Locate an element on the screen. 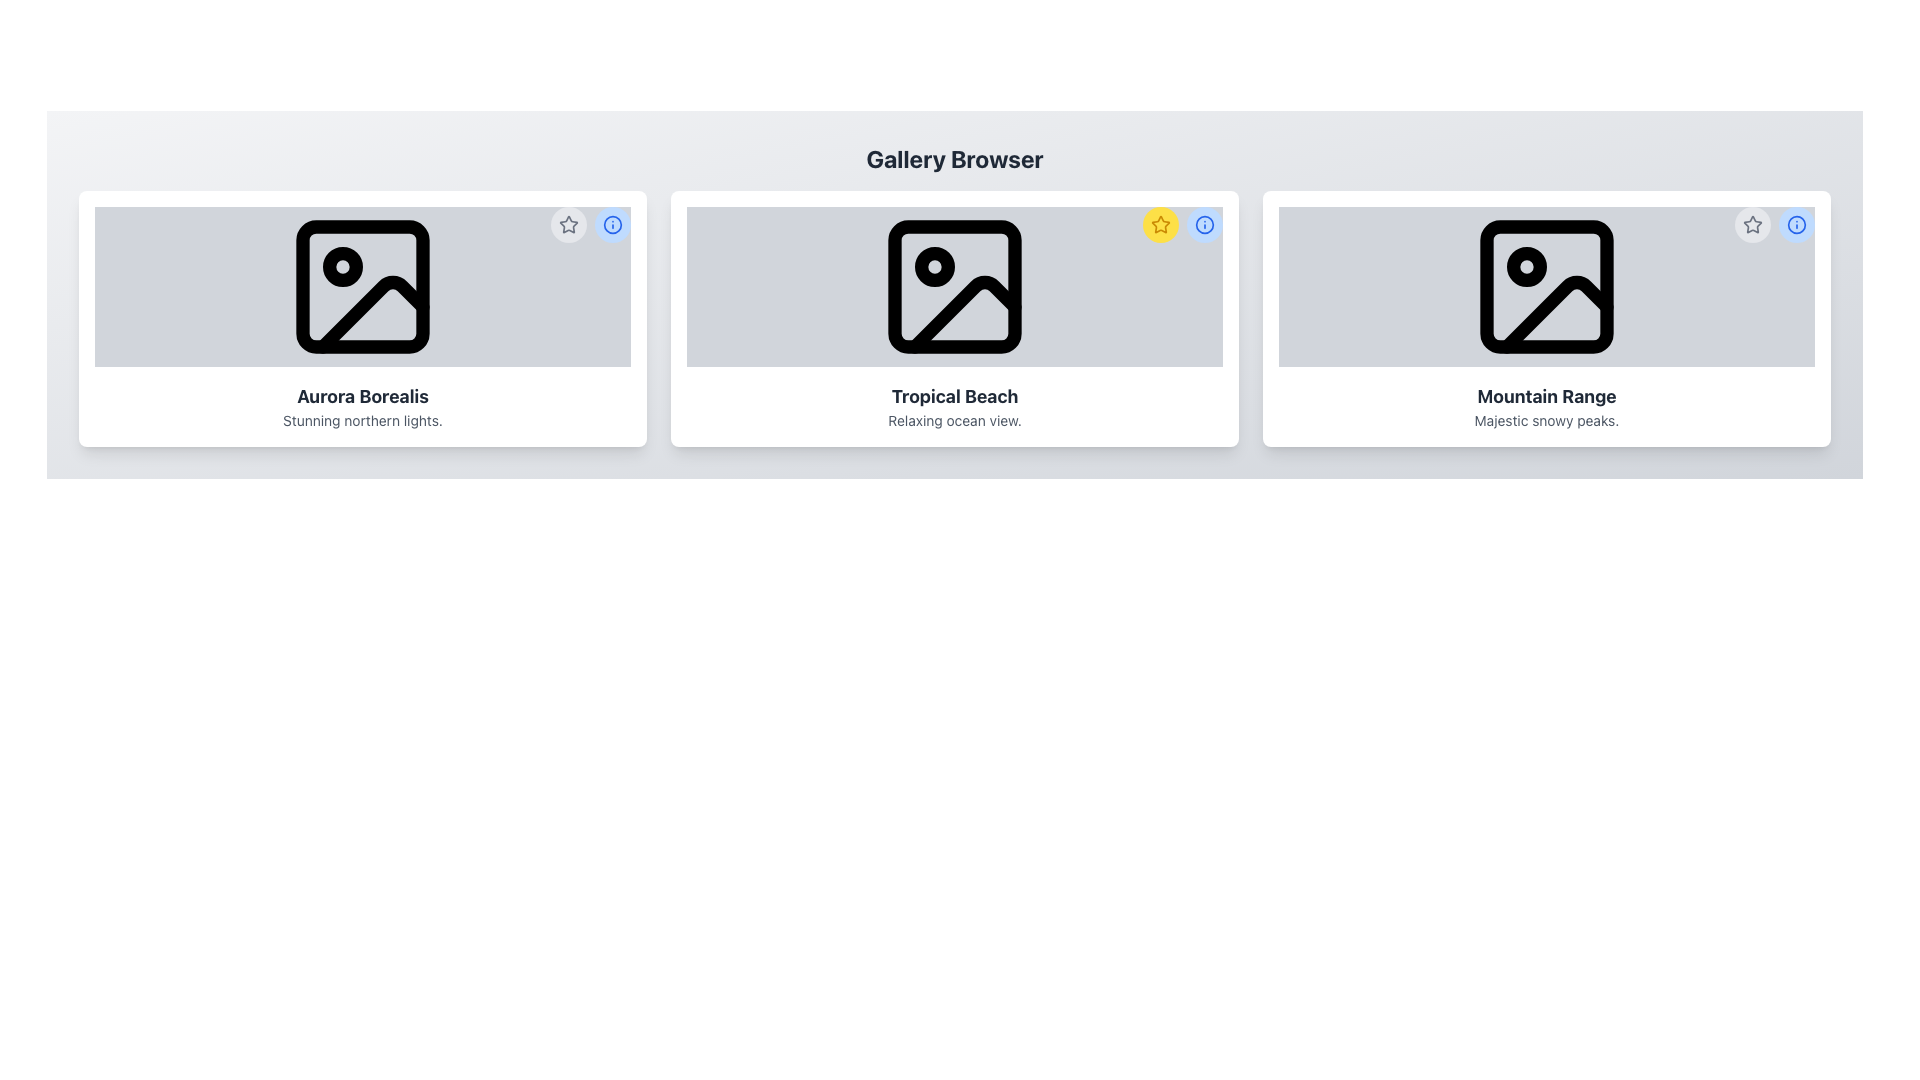 The image size is (1920, 1080). the star-shaped icon button in the top-right corner of the 'Mountain Range' card is located at coordinates (1751, 224).